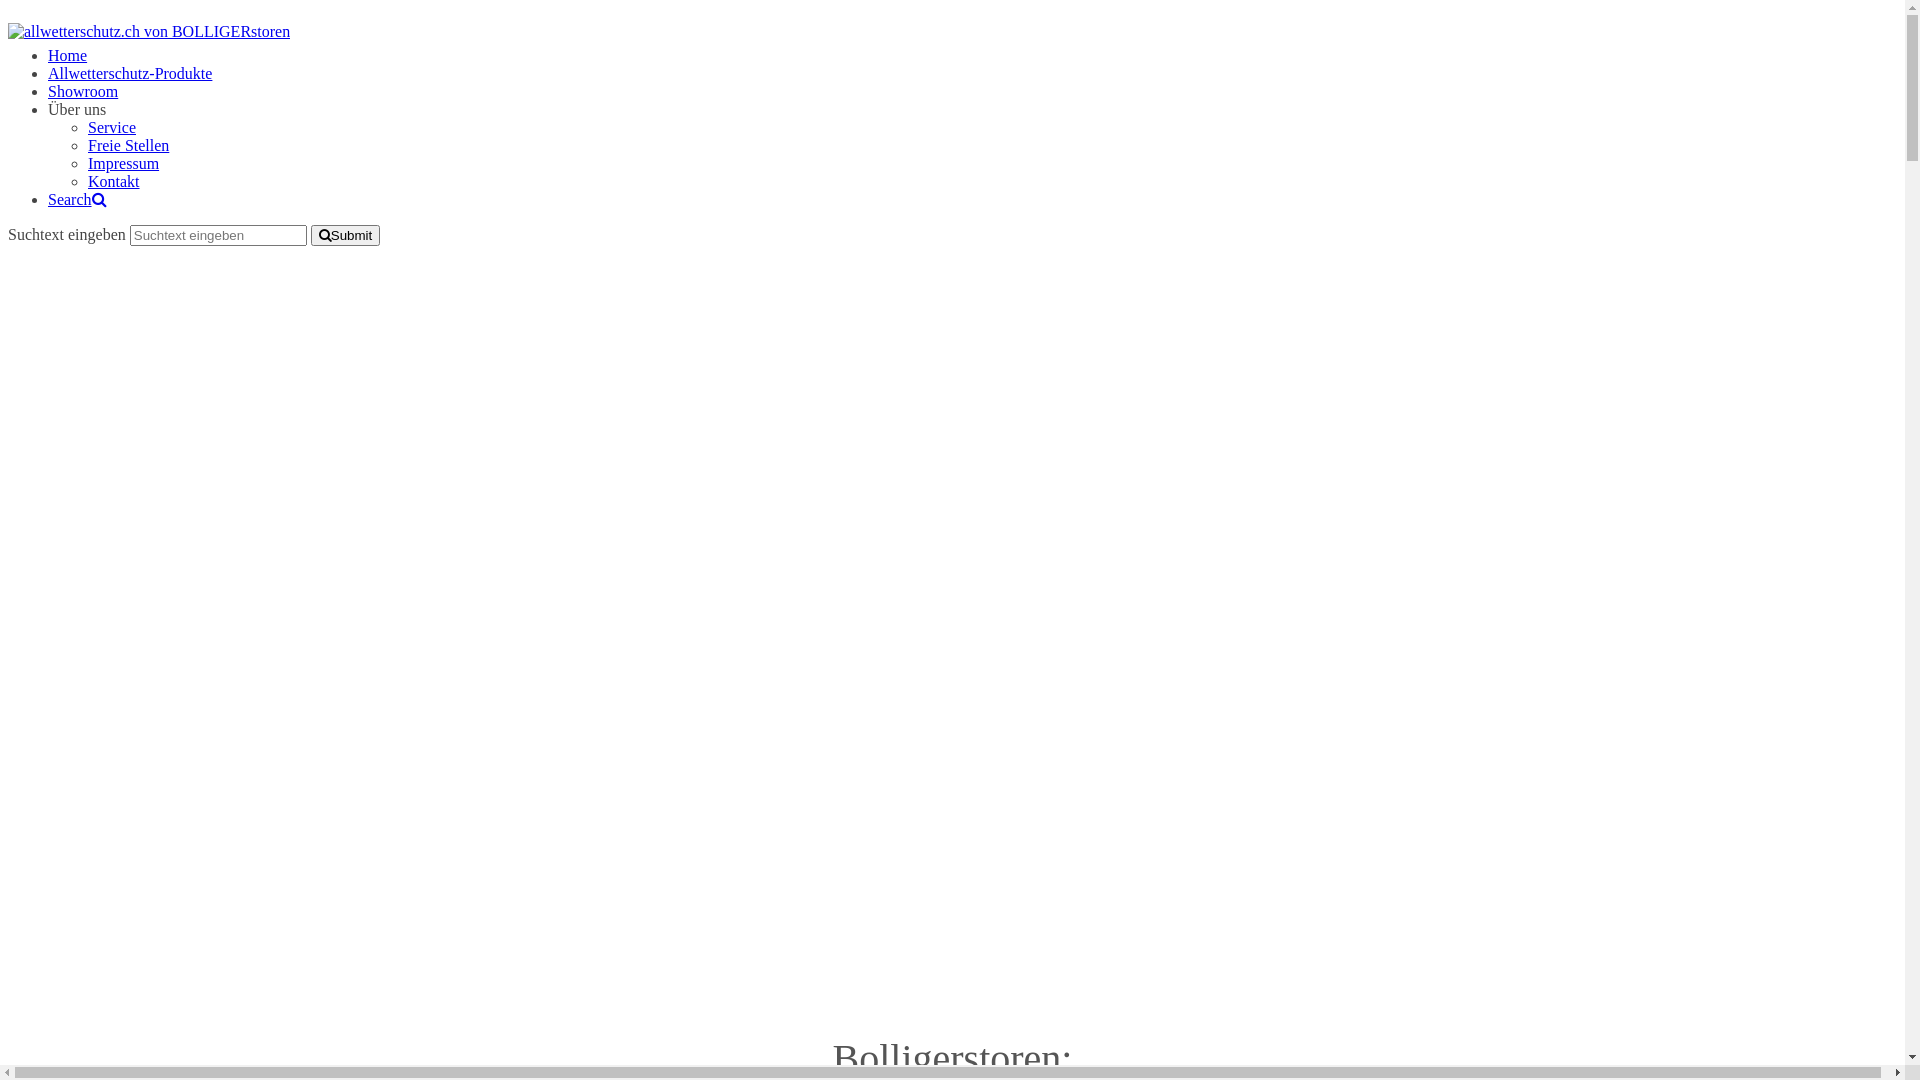  I want to click on 'Allwetterschutz-Produkte', so click(128, 72).